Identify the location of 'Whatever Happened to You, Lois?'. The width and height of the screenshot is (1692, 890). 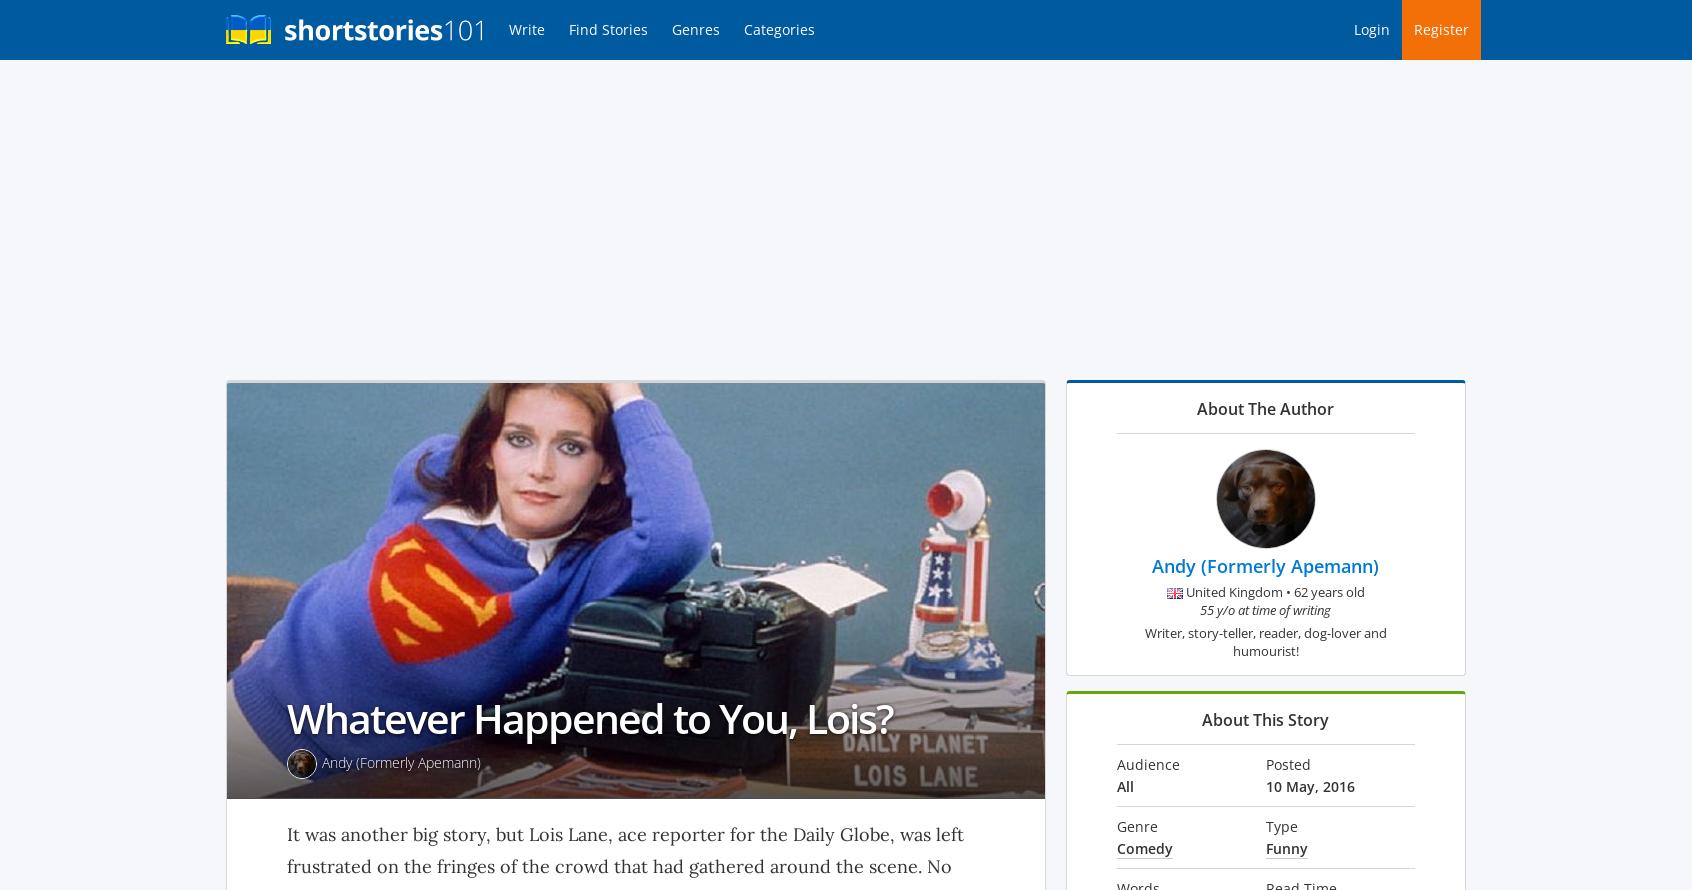
(285, 715).